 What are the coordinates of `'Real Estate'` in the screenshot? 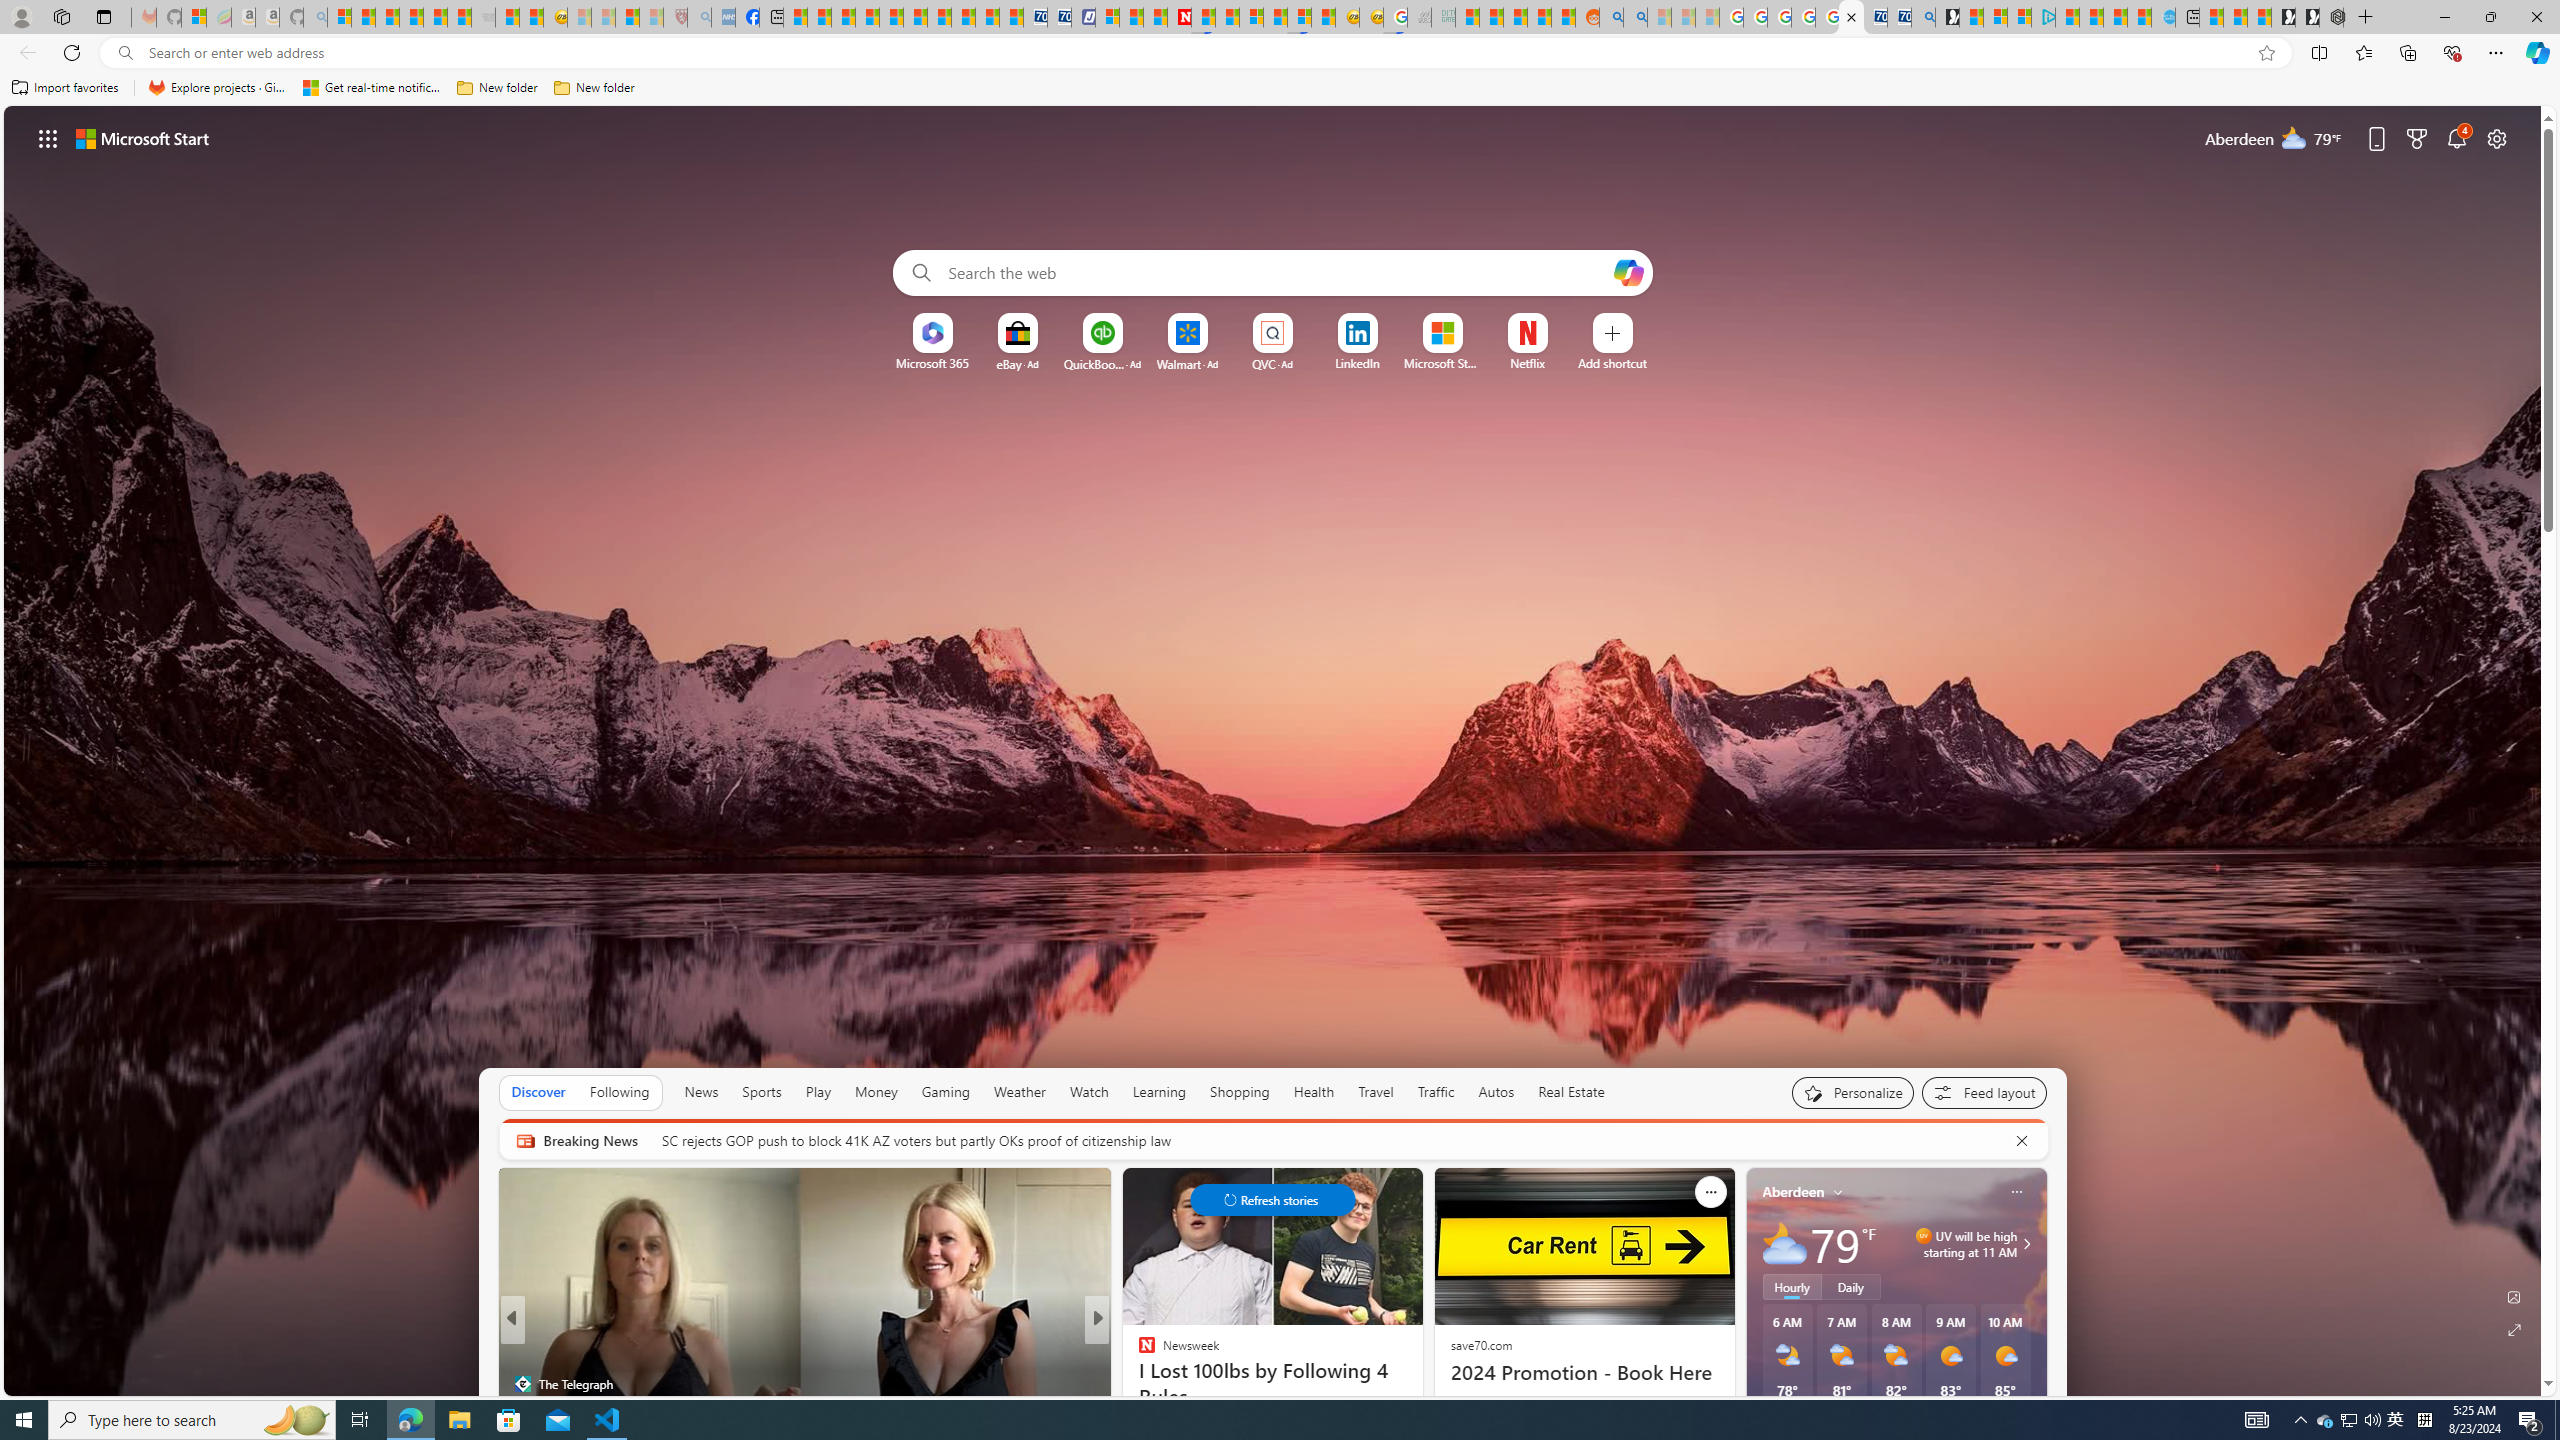 It's located at (1570, 1091).